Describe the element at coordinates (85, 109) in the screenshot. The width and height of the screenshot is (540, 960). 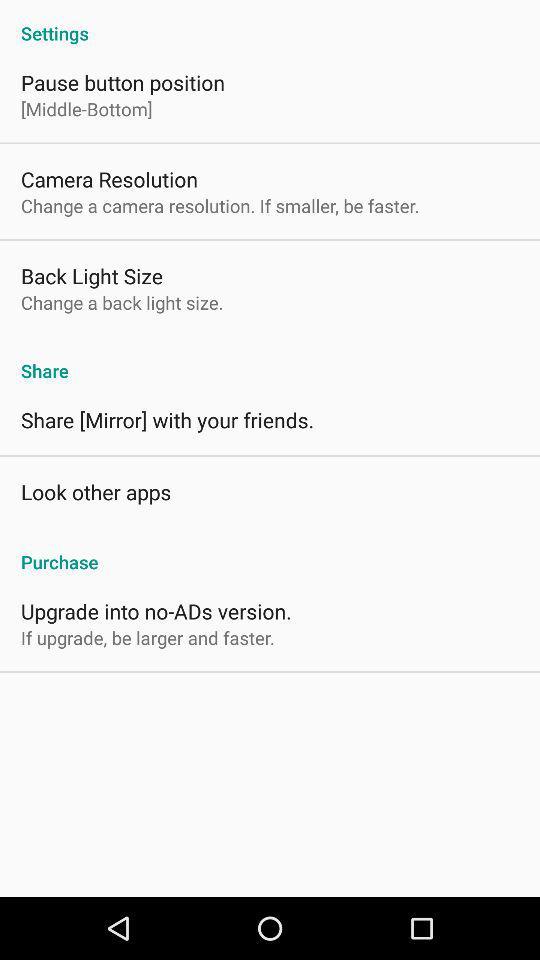
I see `the icon below the pause button position` at that location.